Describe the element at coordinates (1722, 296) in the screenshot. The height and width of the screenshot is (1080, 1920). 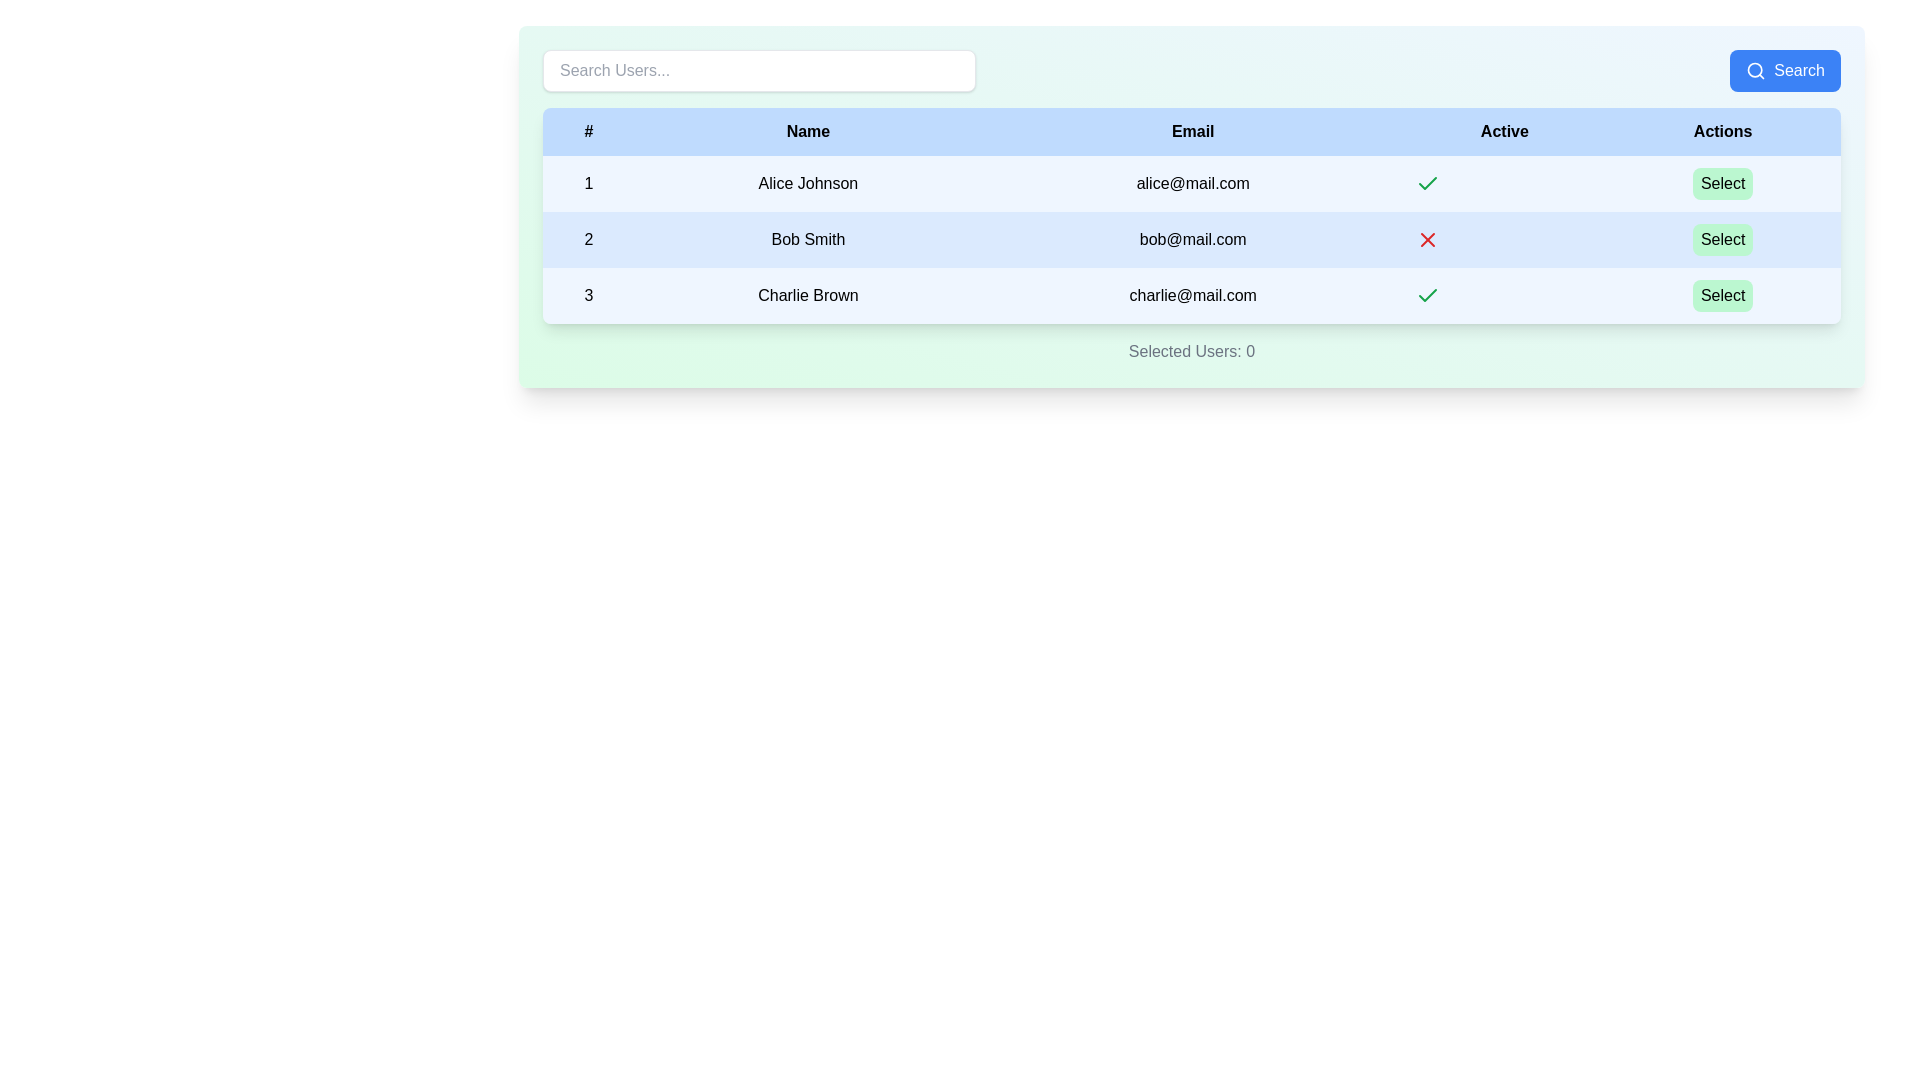
I see `the 'Select' button in the last row of the table under the 'Actions' column corresponding to user 'Charlie Brown'` at that location.